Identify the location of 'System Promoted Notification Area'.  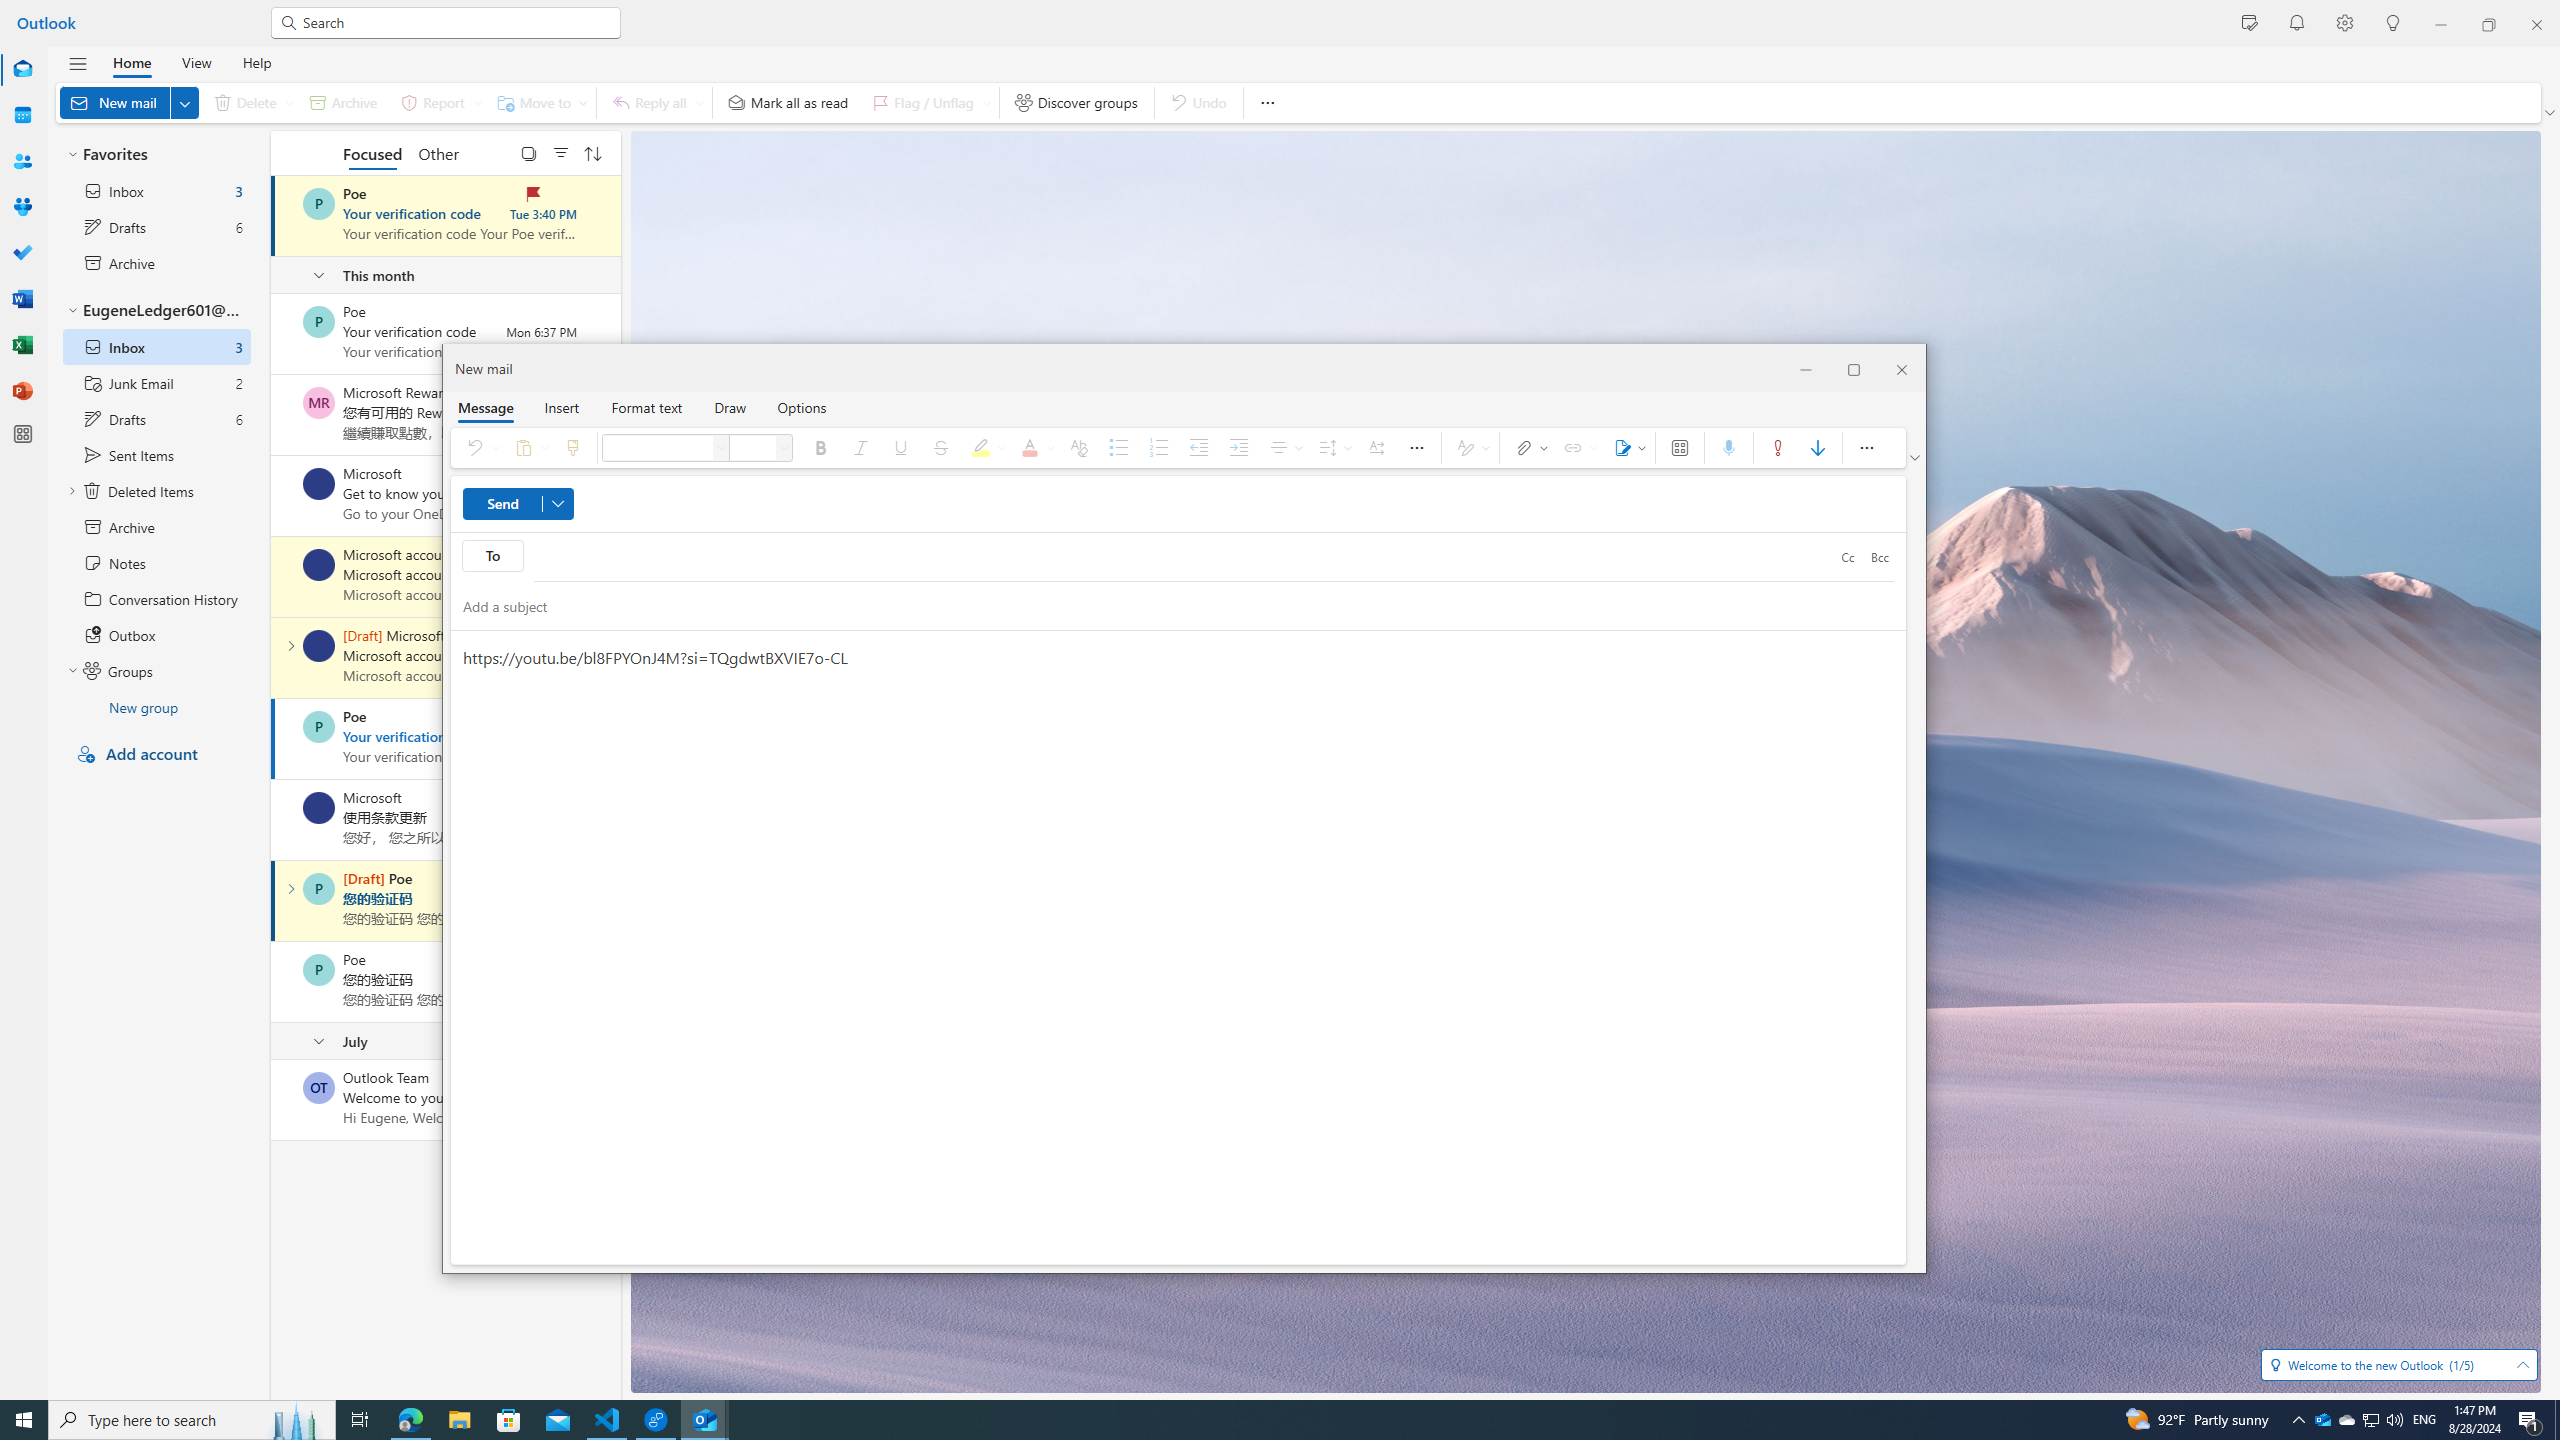
(2323, 1418).